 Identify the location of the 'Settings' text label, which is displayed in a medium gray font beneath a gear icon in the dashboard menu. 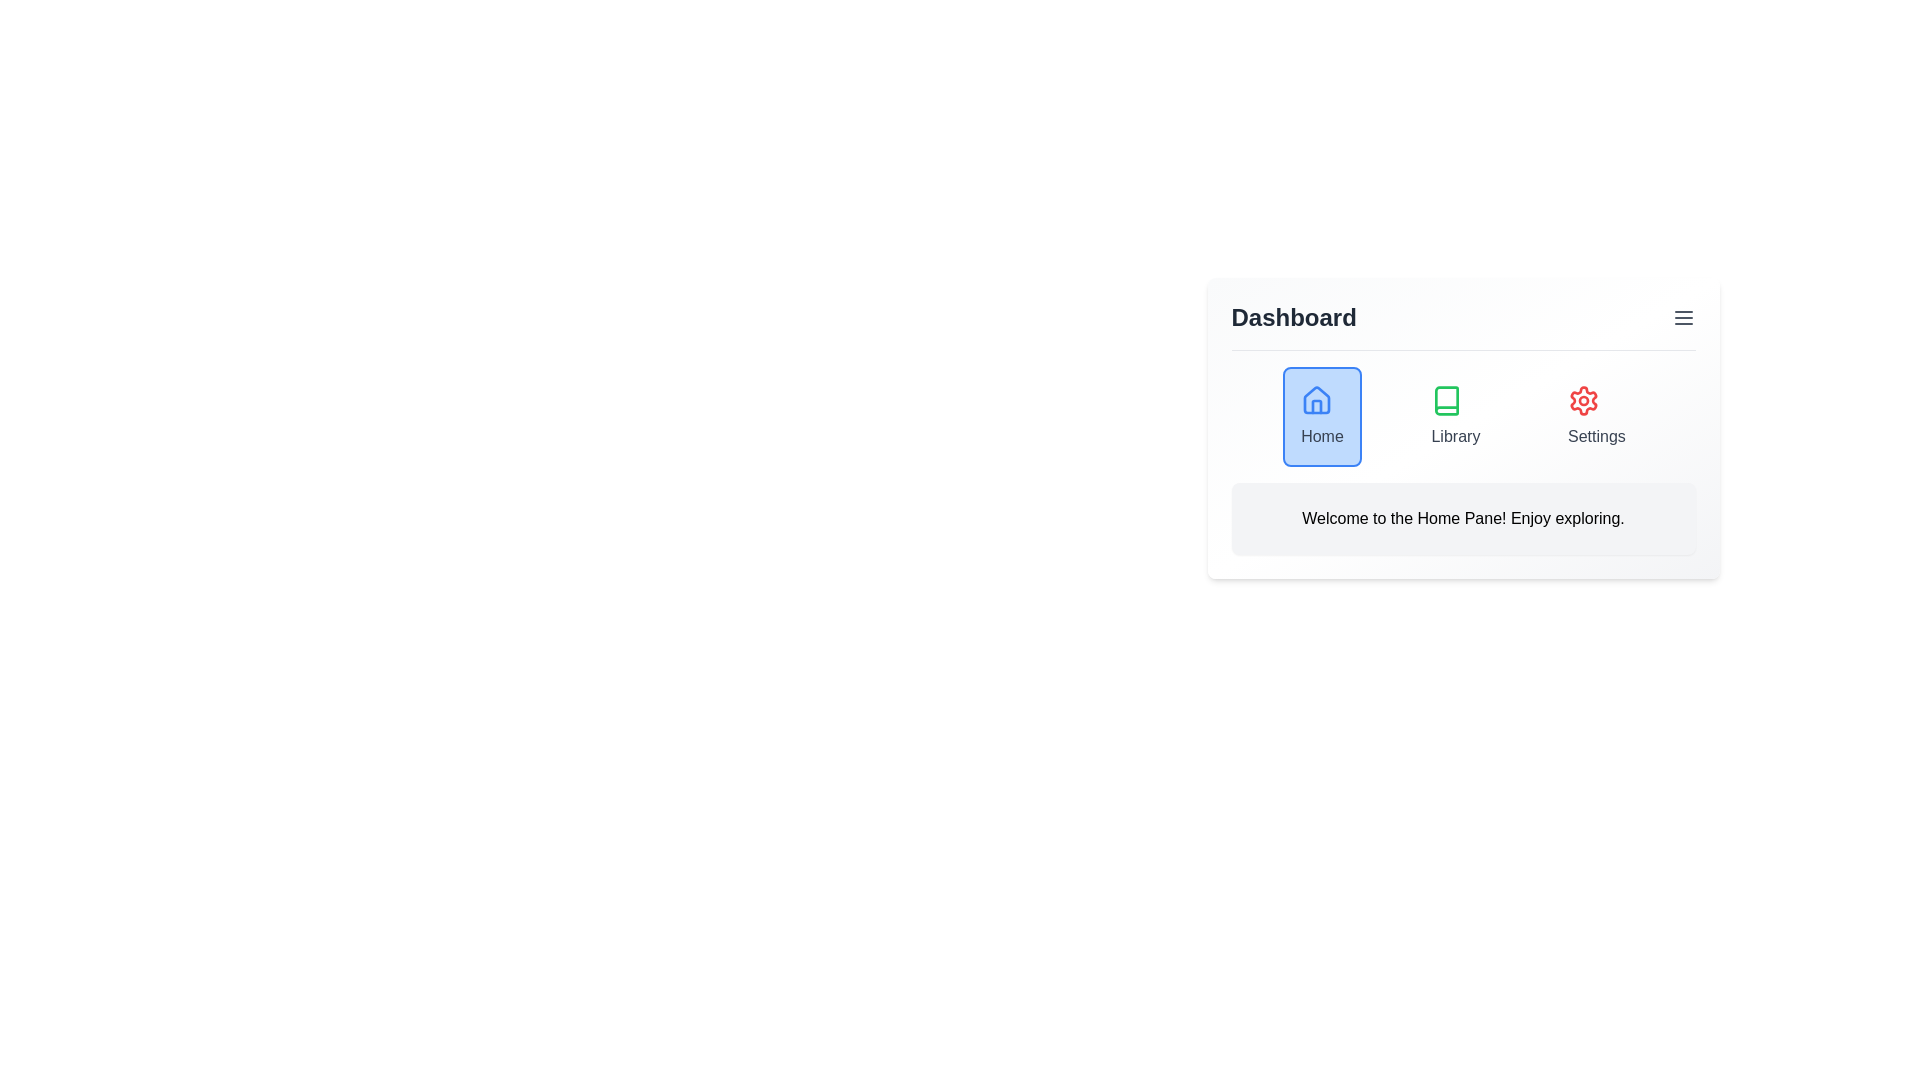
(1595, 435).